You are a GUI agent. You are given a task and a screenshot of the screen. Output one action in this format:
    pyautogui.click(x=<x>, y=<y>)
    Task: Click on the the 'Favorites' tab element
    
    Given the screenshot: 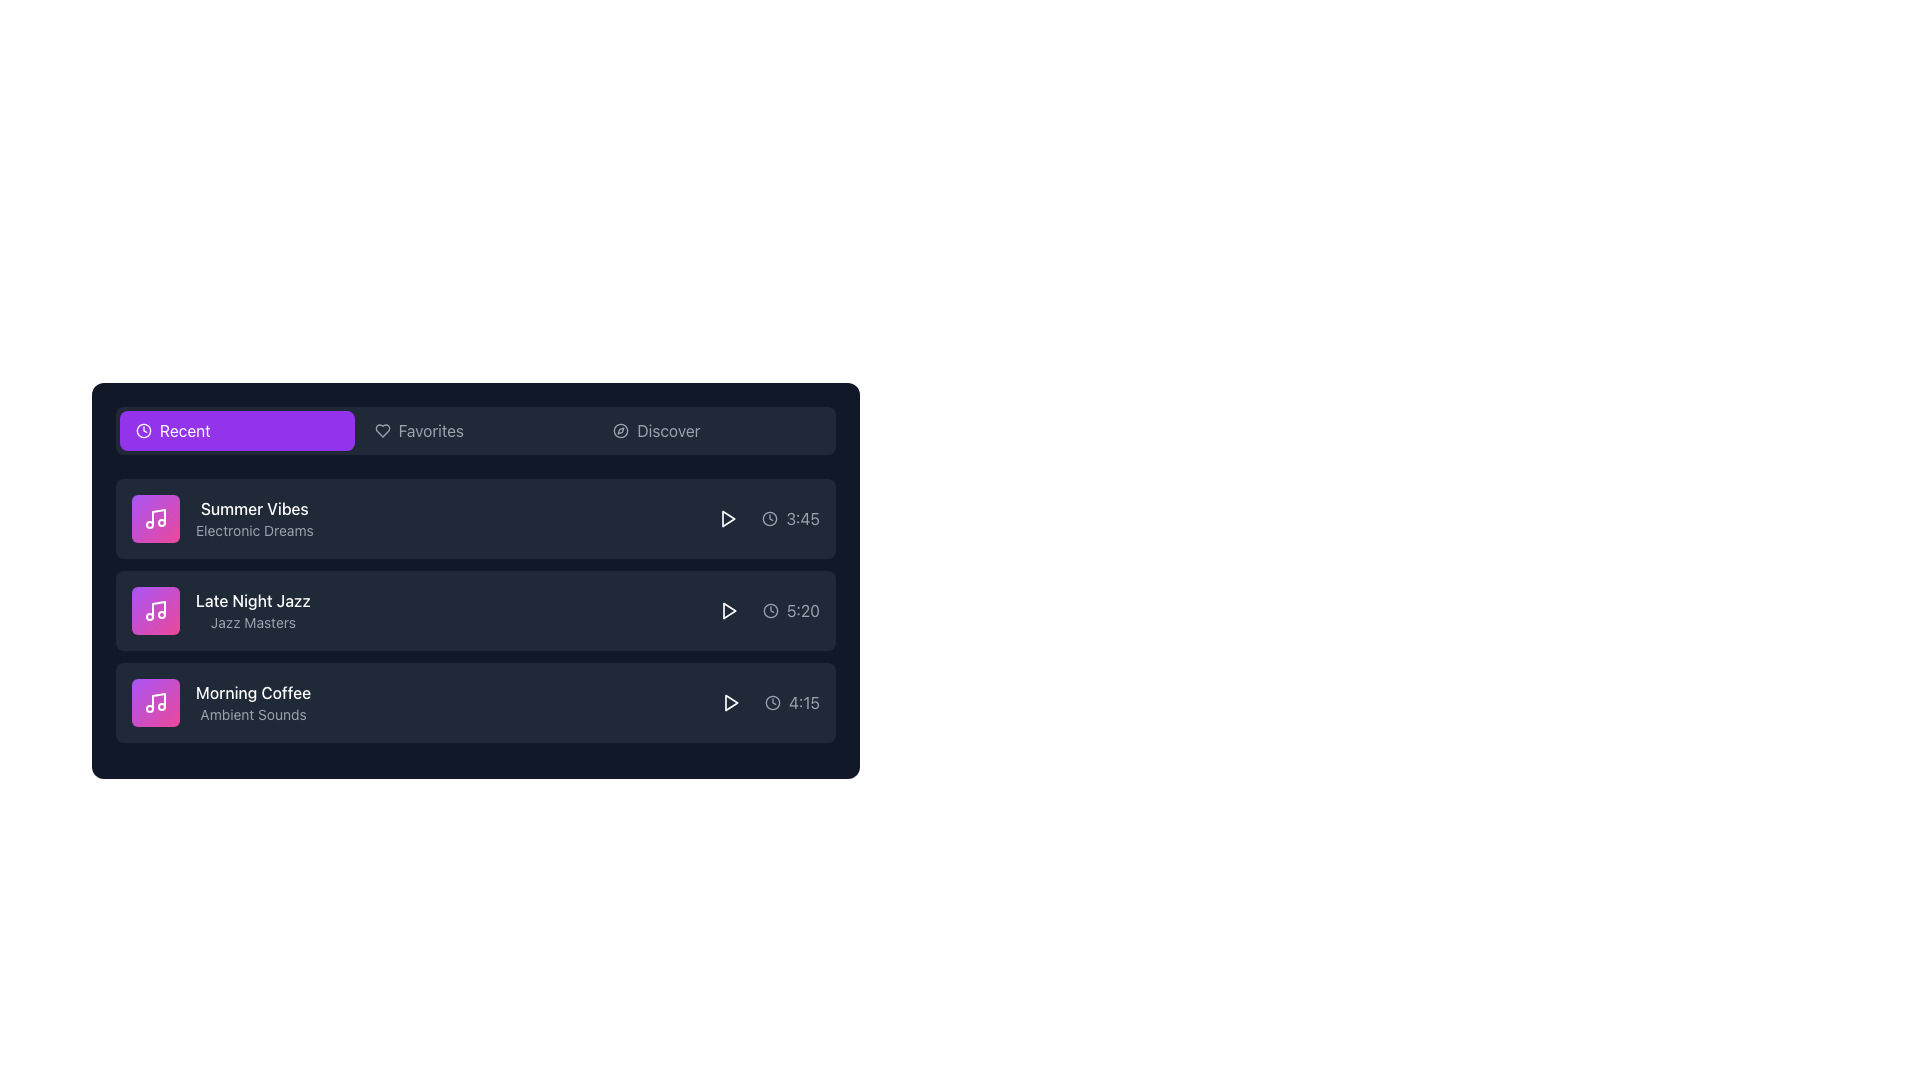 What is the action you would take?
    pyautogui.click(x=474, y=430)
    